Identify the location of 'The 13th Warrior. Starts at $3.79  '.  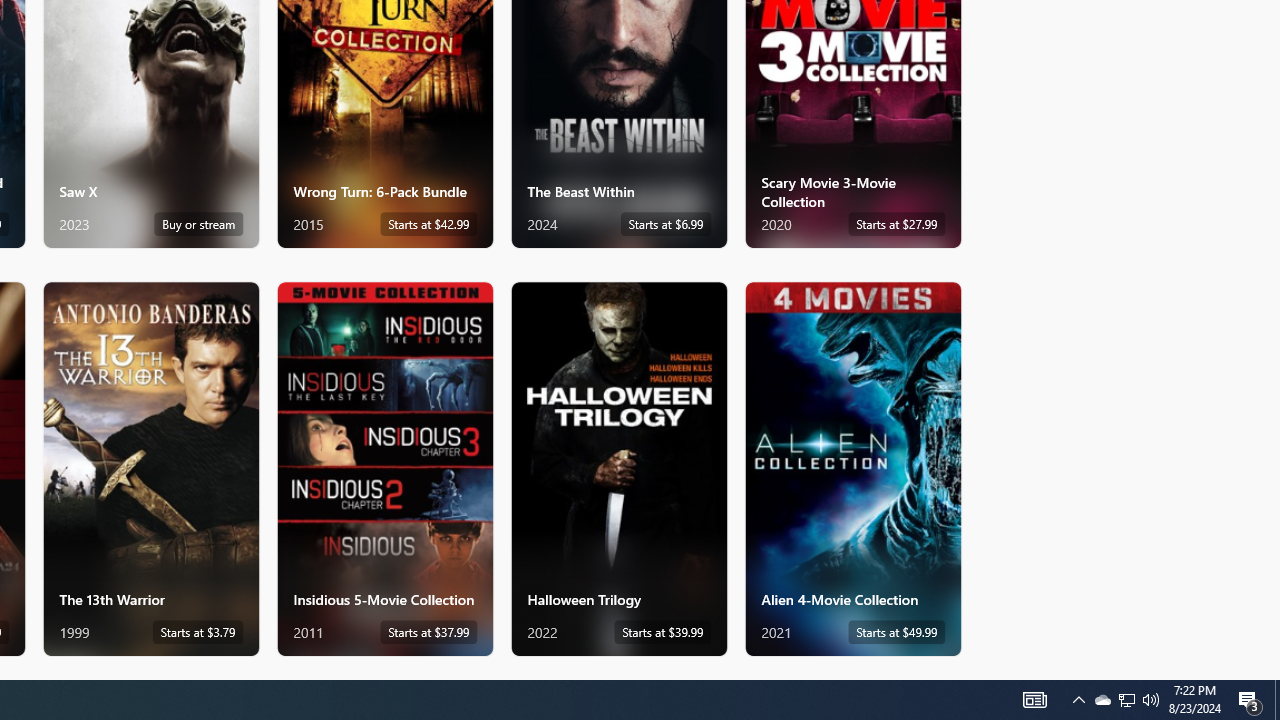
(150, 468).